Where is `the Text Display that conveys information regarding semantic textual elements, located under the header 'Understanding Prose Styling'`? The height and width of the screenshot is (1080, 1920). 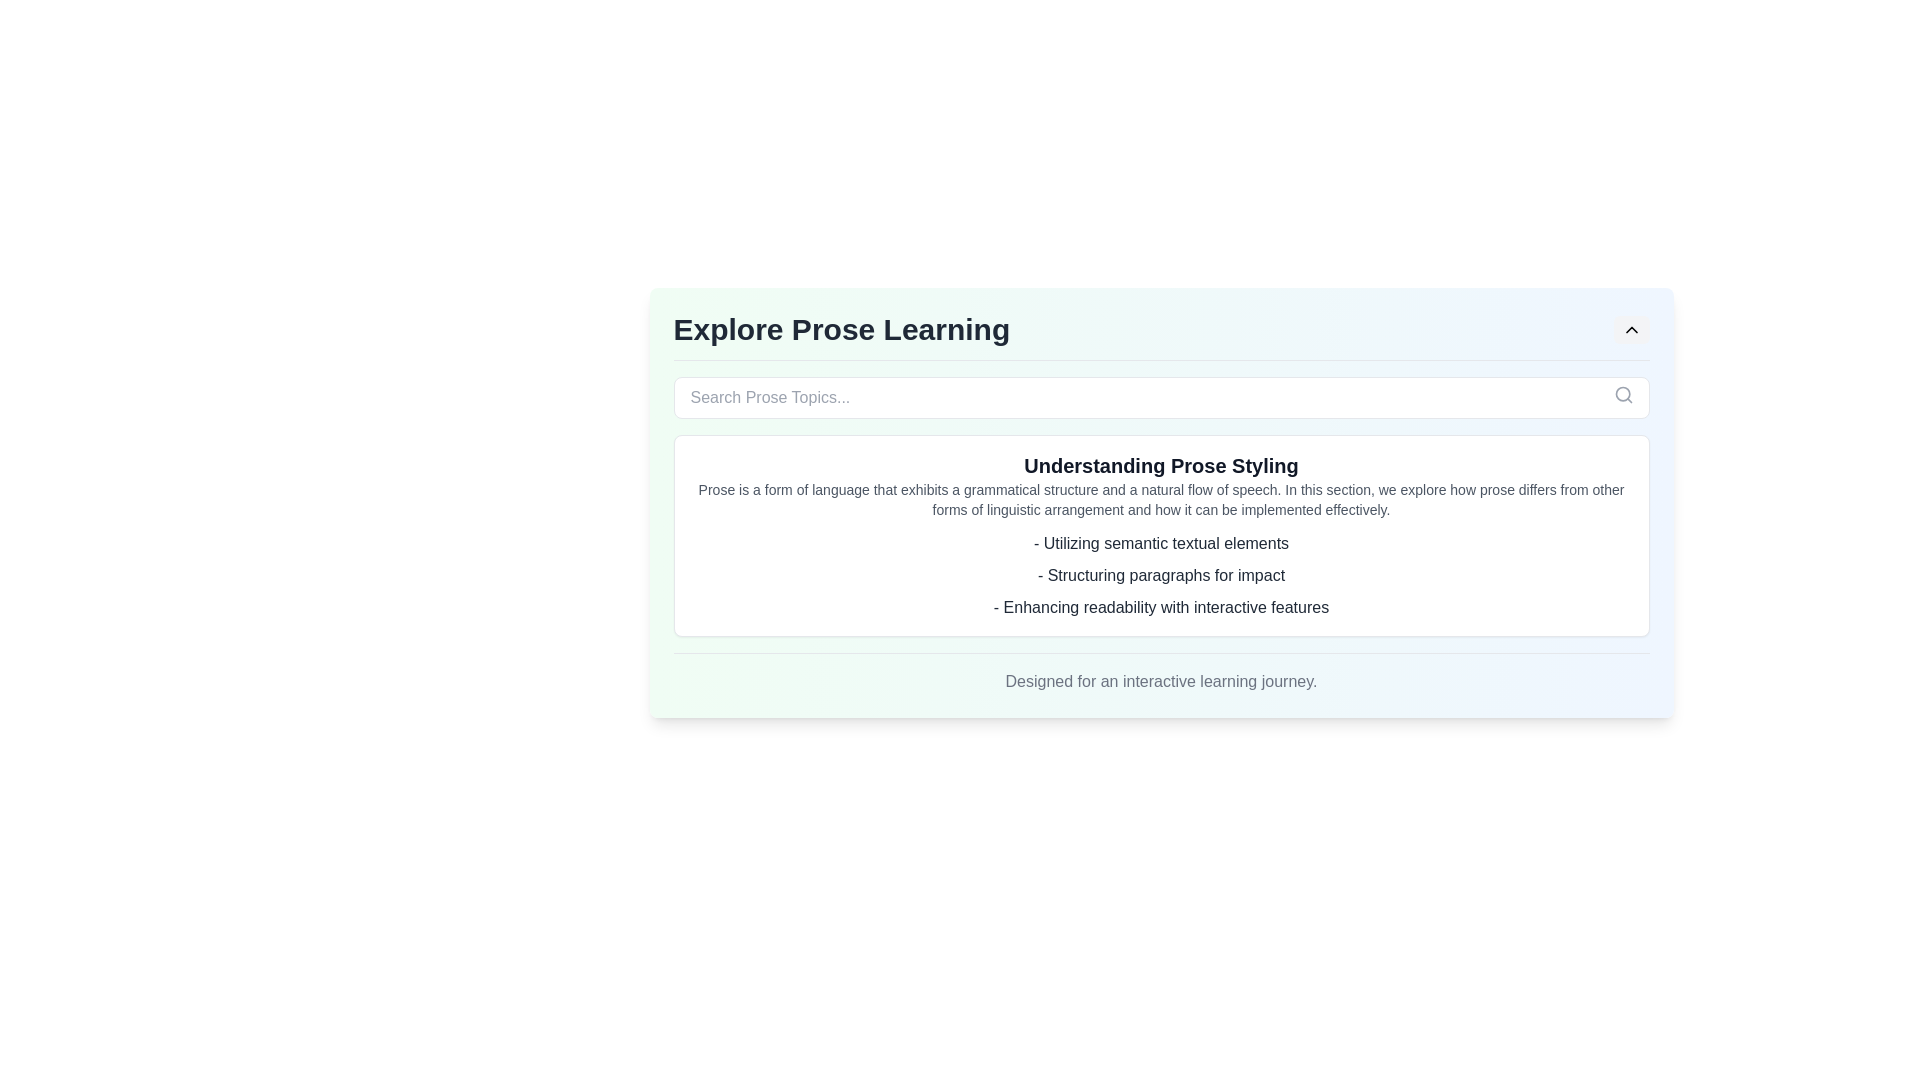
the Text Display that conveys information regarding semantic textual elements, located under the header 'Understanding Prose Styling' is located at coordinates (1161, 543).